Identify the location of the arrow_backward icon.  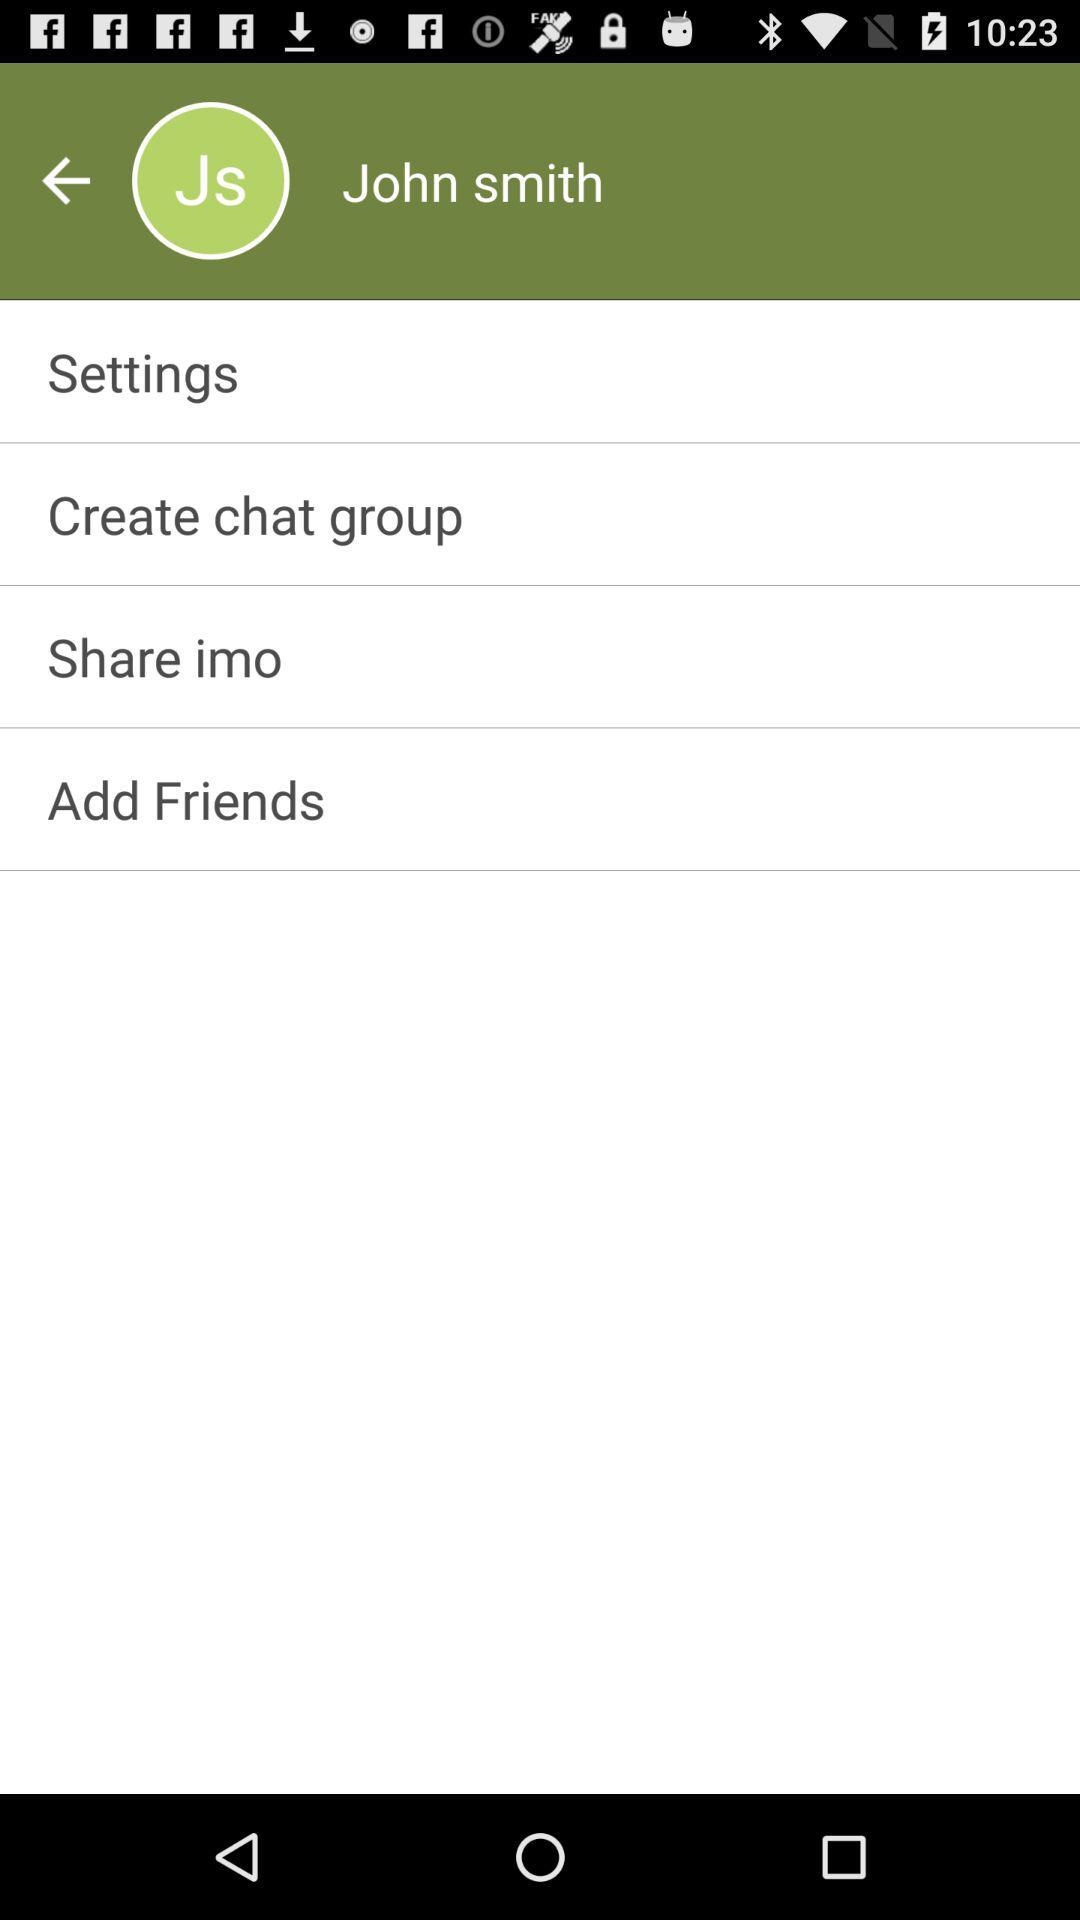
(64, 193).